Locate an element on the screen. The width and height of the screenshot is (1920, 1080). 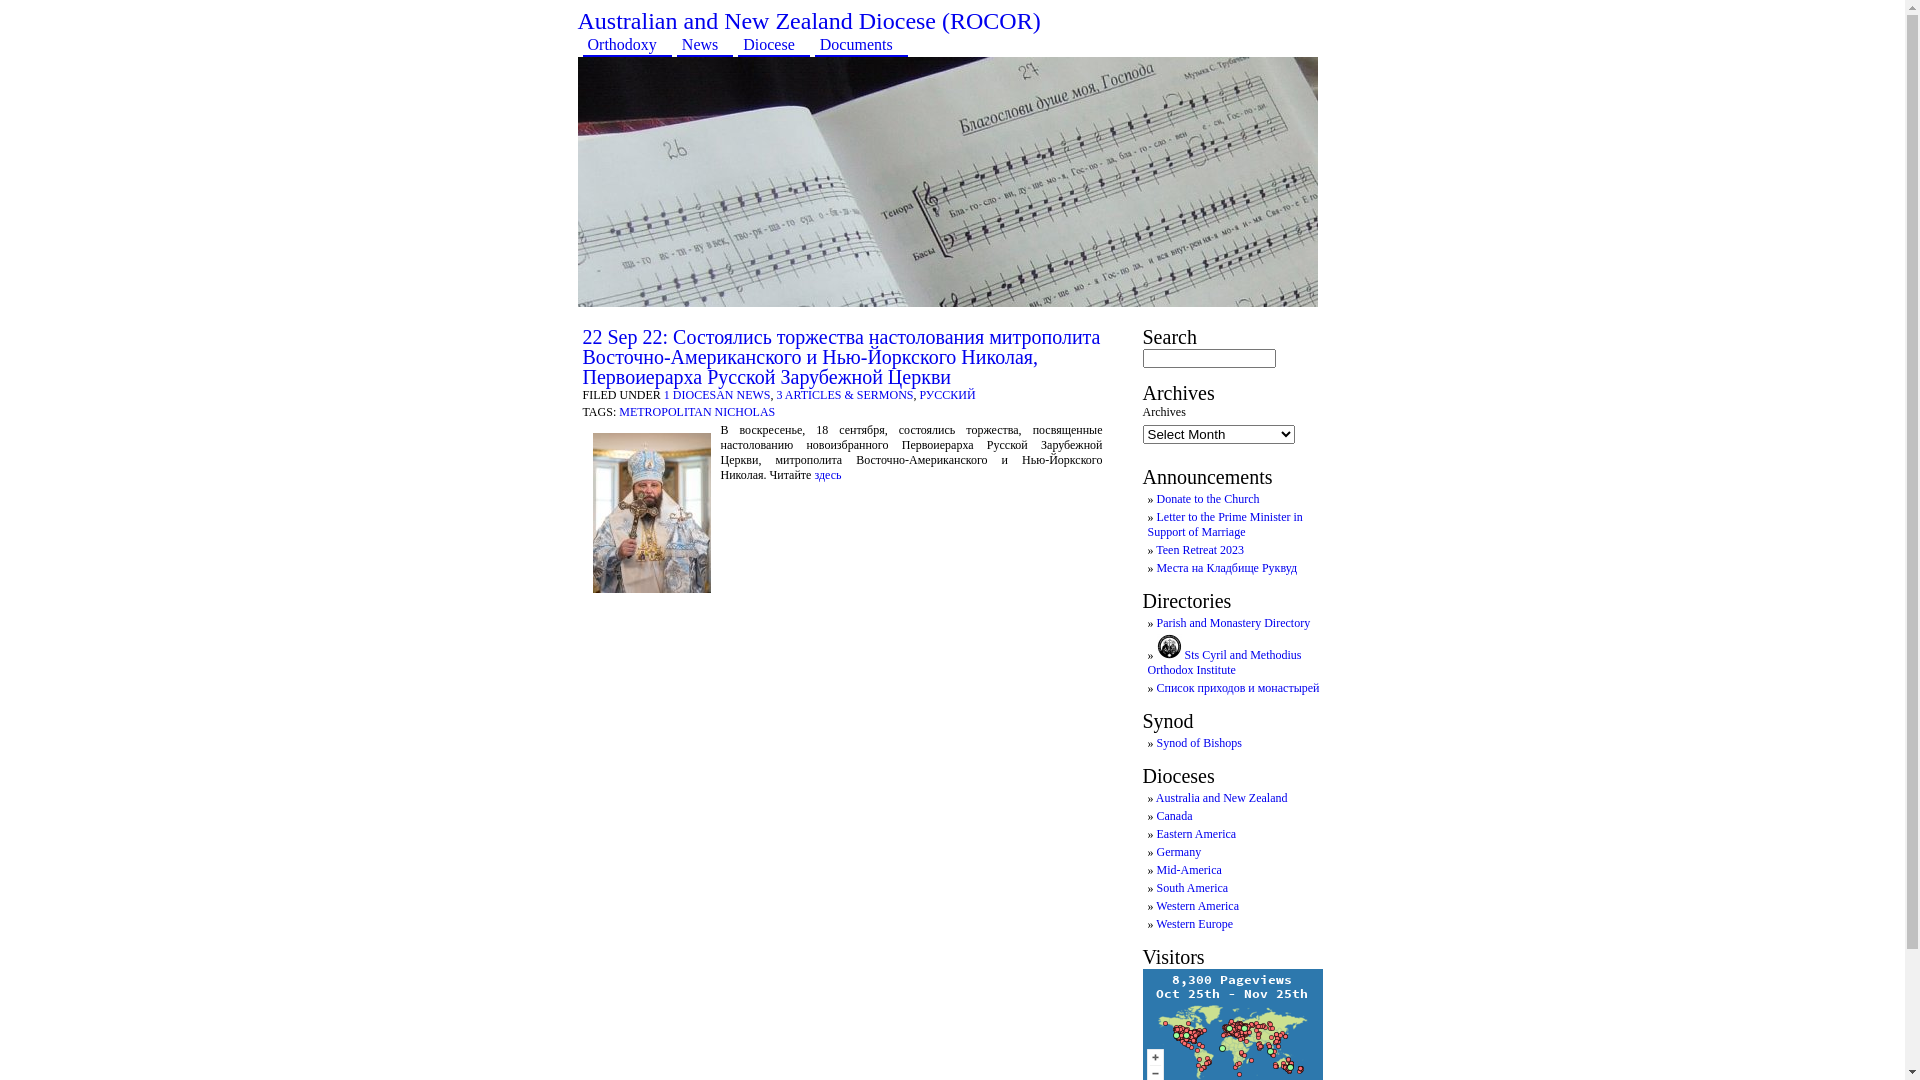
'News' is located at coordinates (676, 44).